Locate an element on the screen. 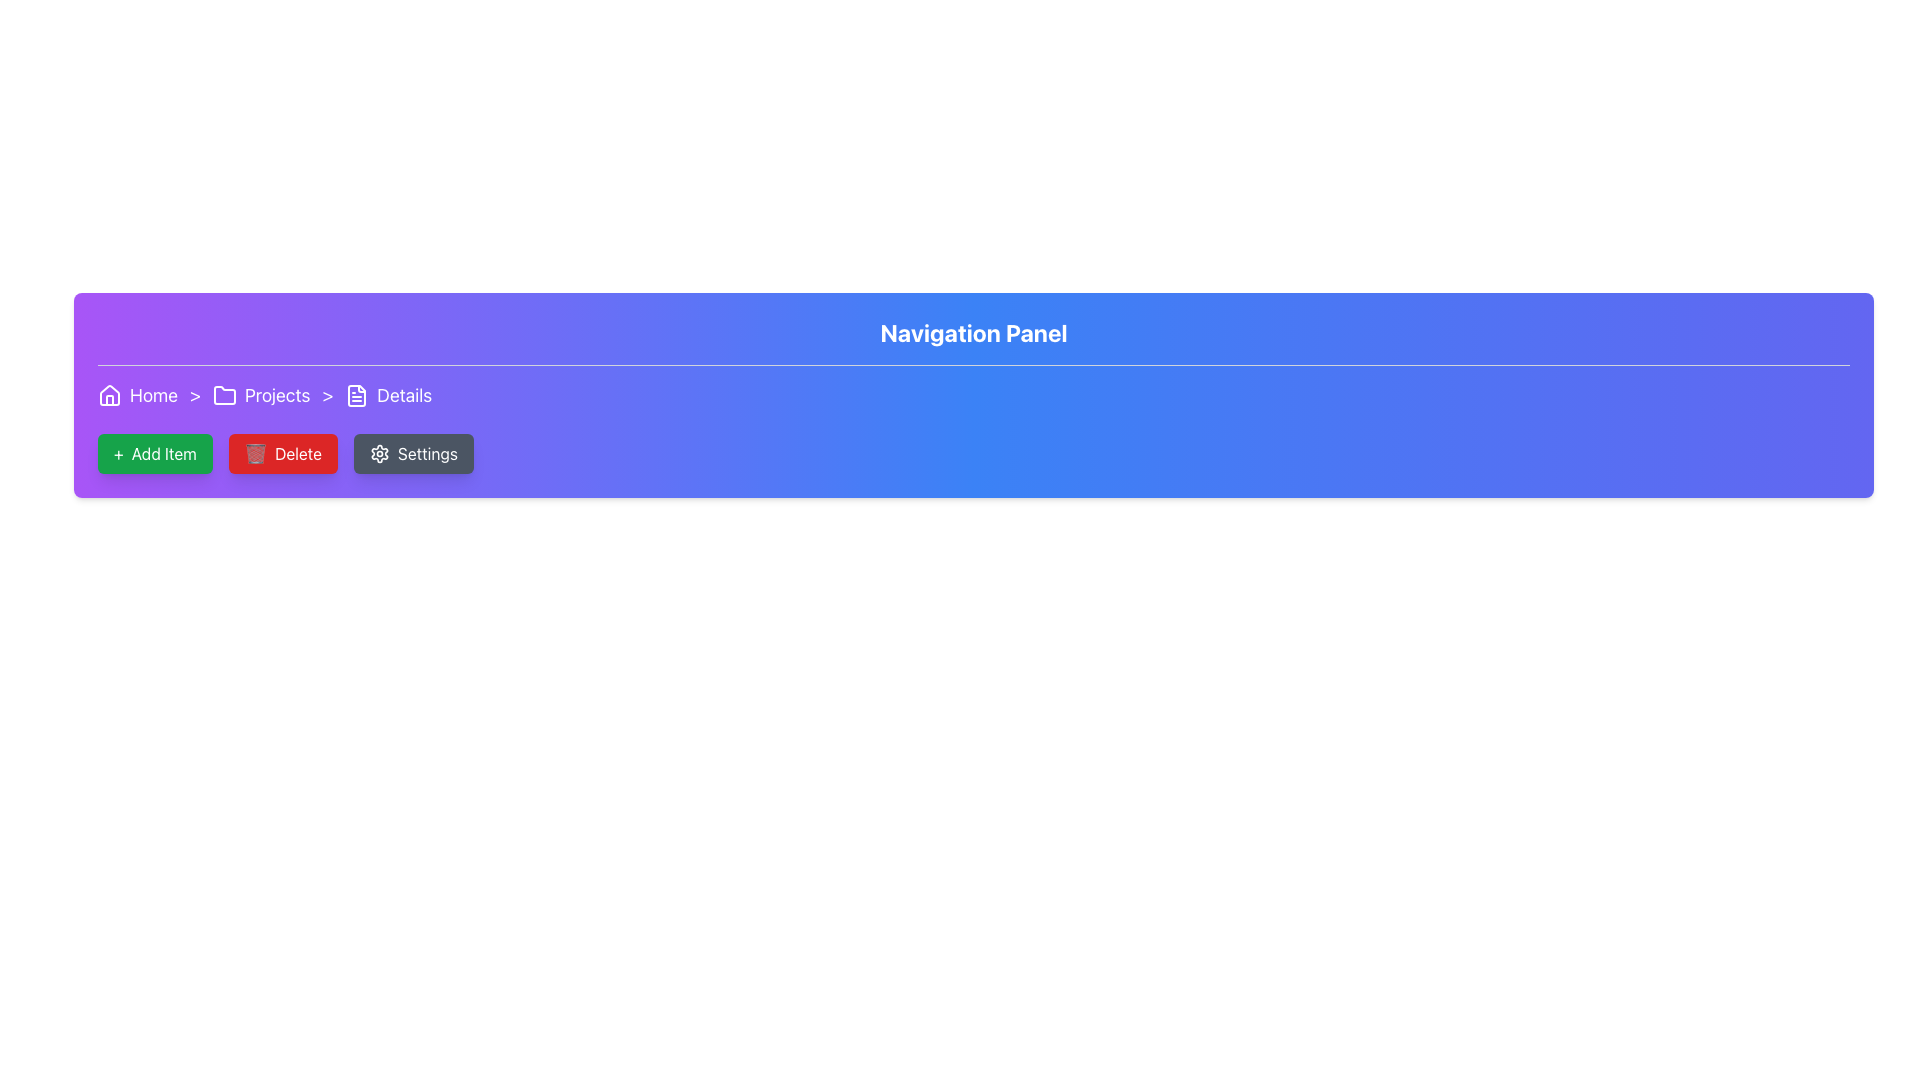 The width and height of the screenshot is (1920, 1080). the Breadcrumb Label, which serves as a navigation link indicating the 'Projects' section in the breadcrumb trail is located at coordinates (260, 396).